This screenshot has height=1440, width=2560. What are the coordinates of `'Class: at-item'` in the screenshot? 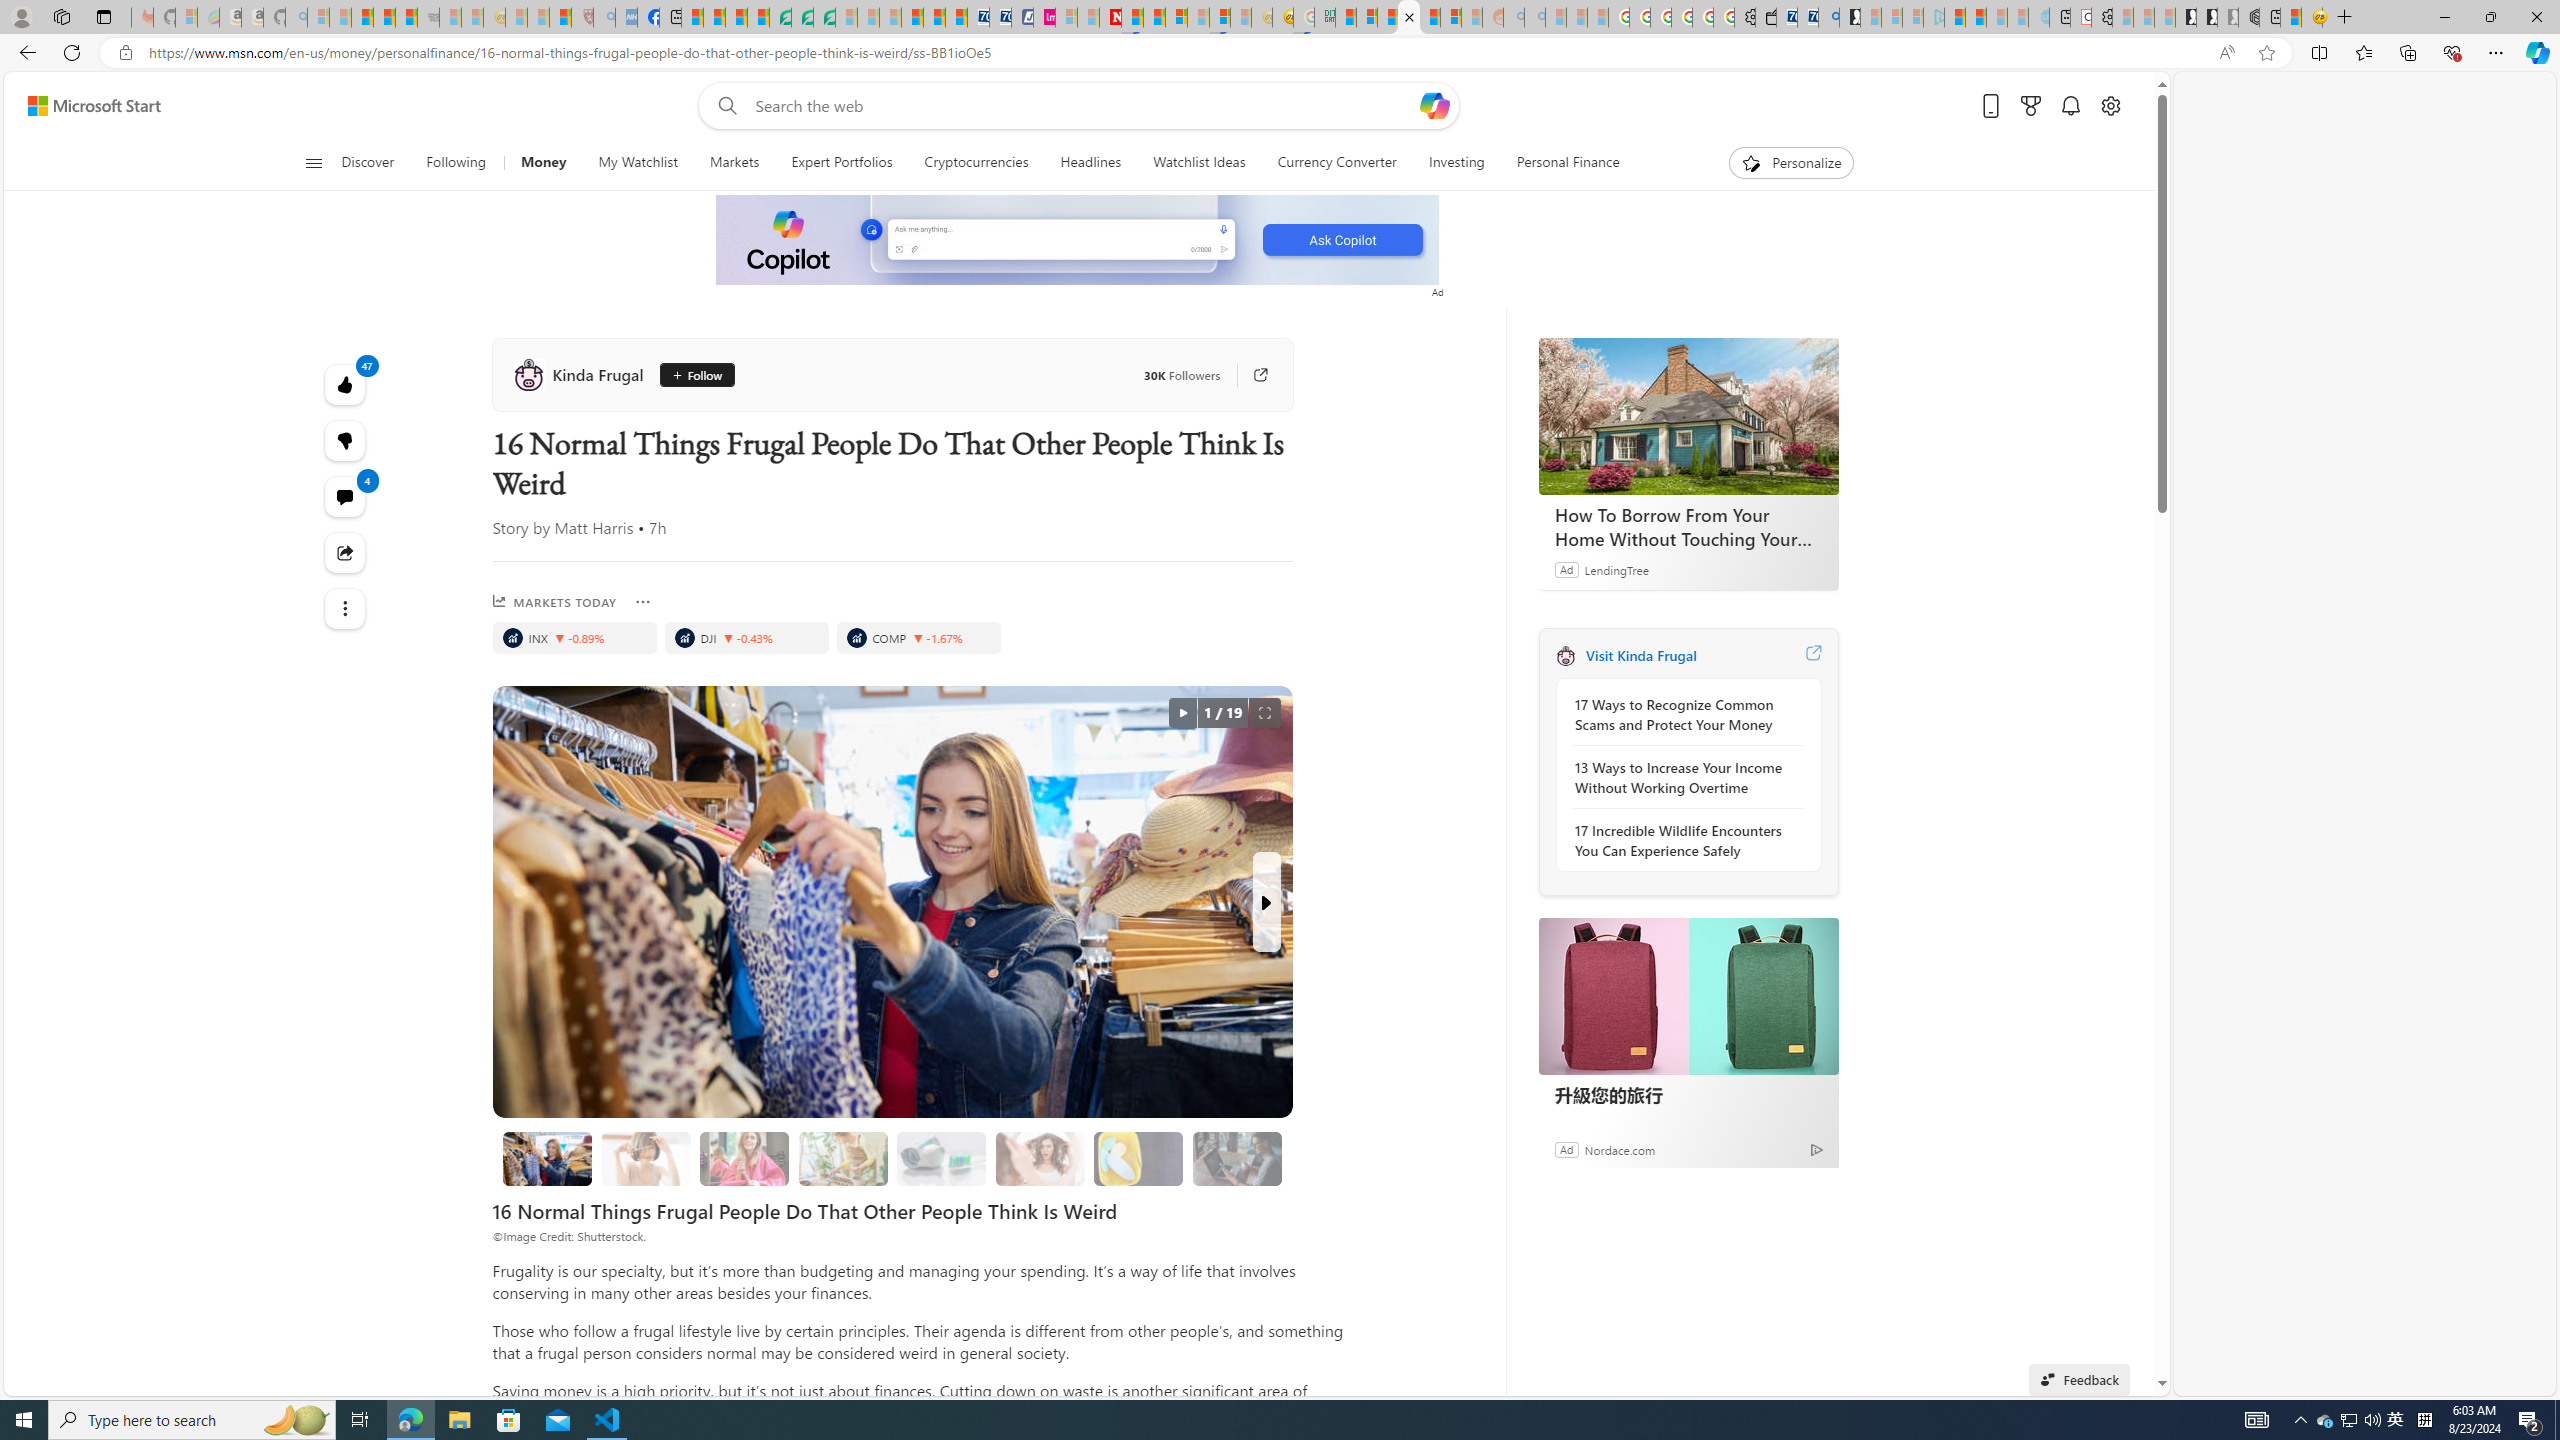 It's located at (345, 608).